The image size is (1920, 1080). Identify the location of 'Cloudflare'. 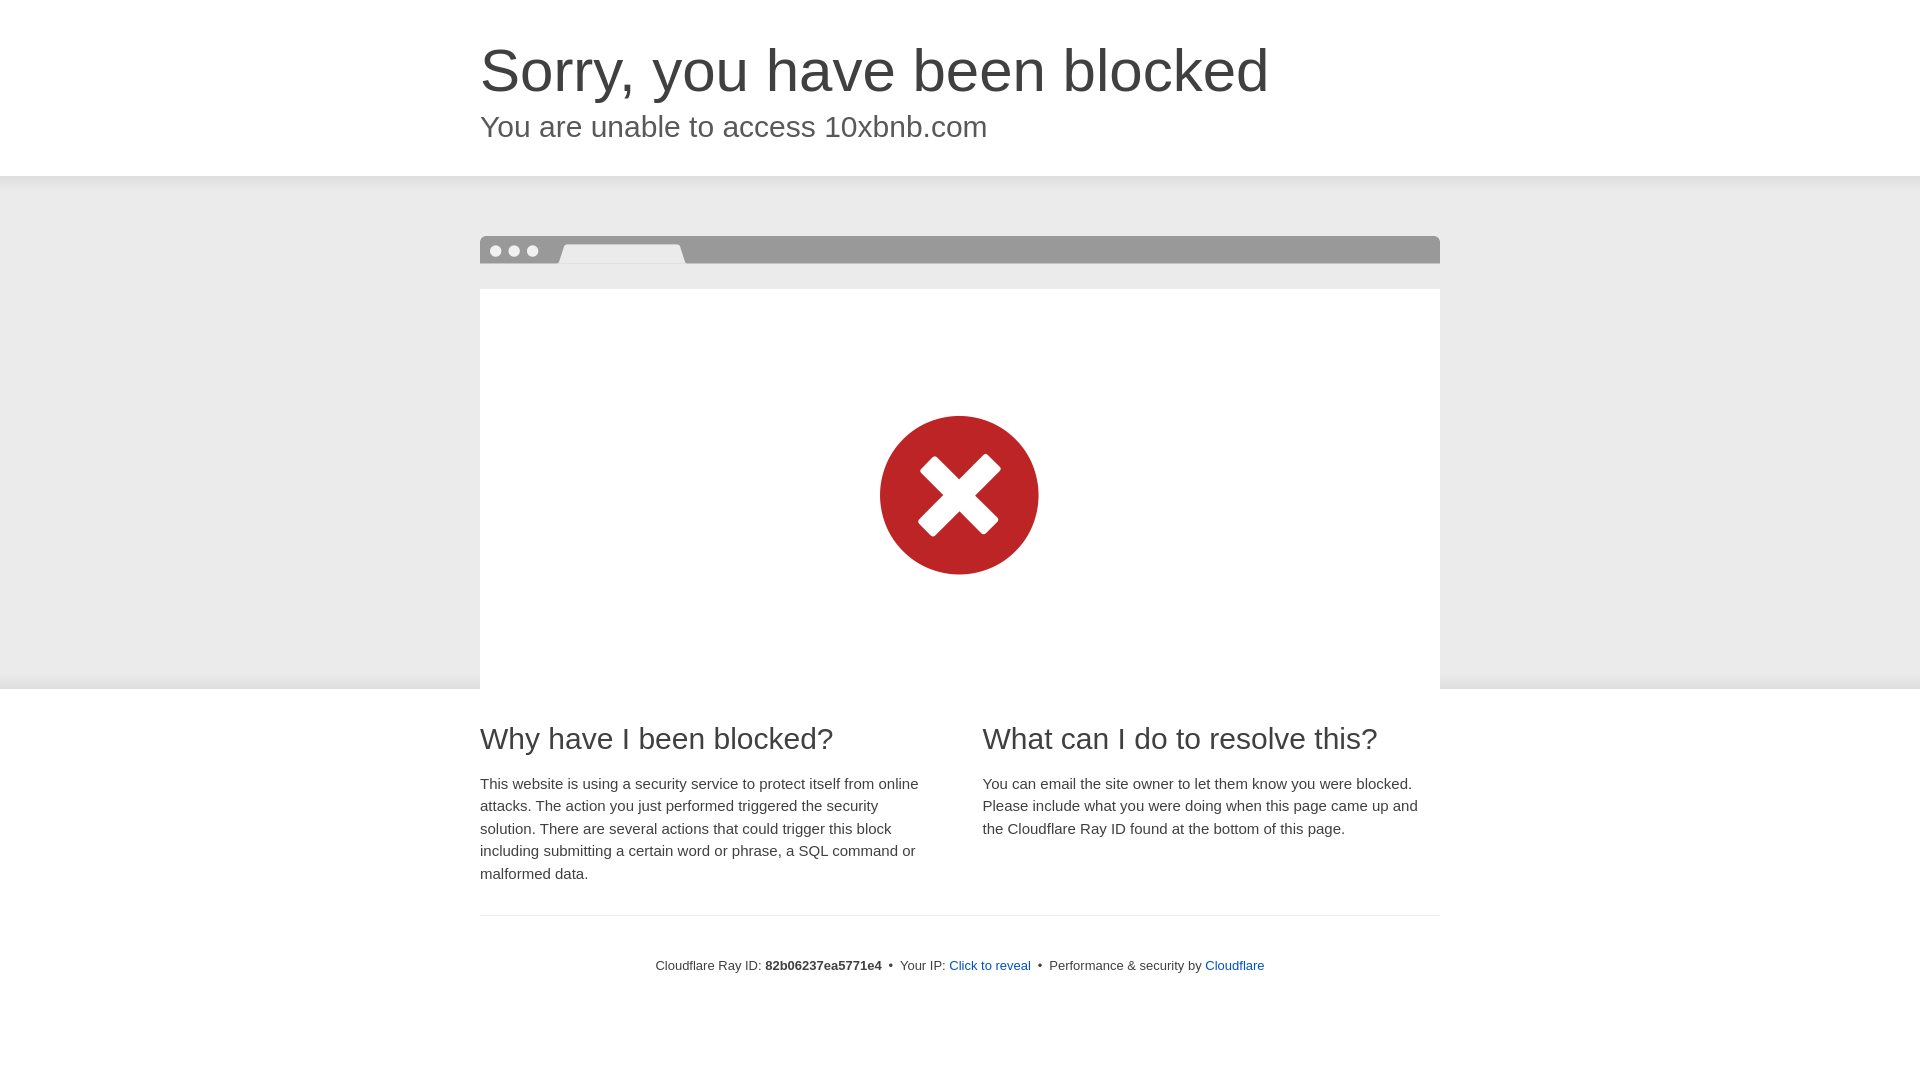
(1233, 964).